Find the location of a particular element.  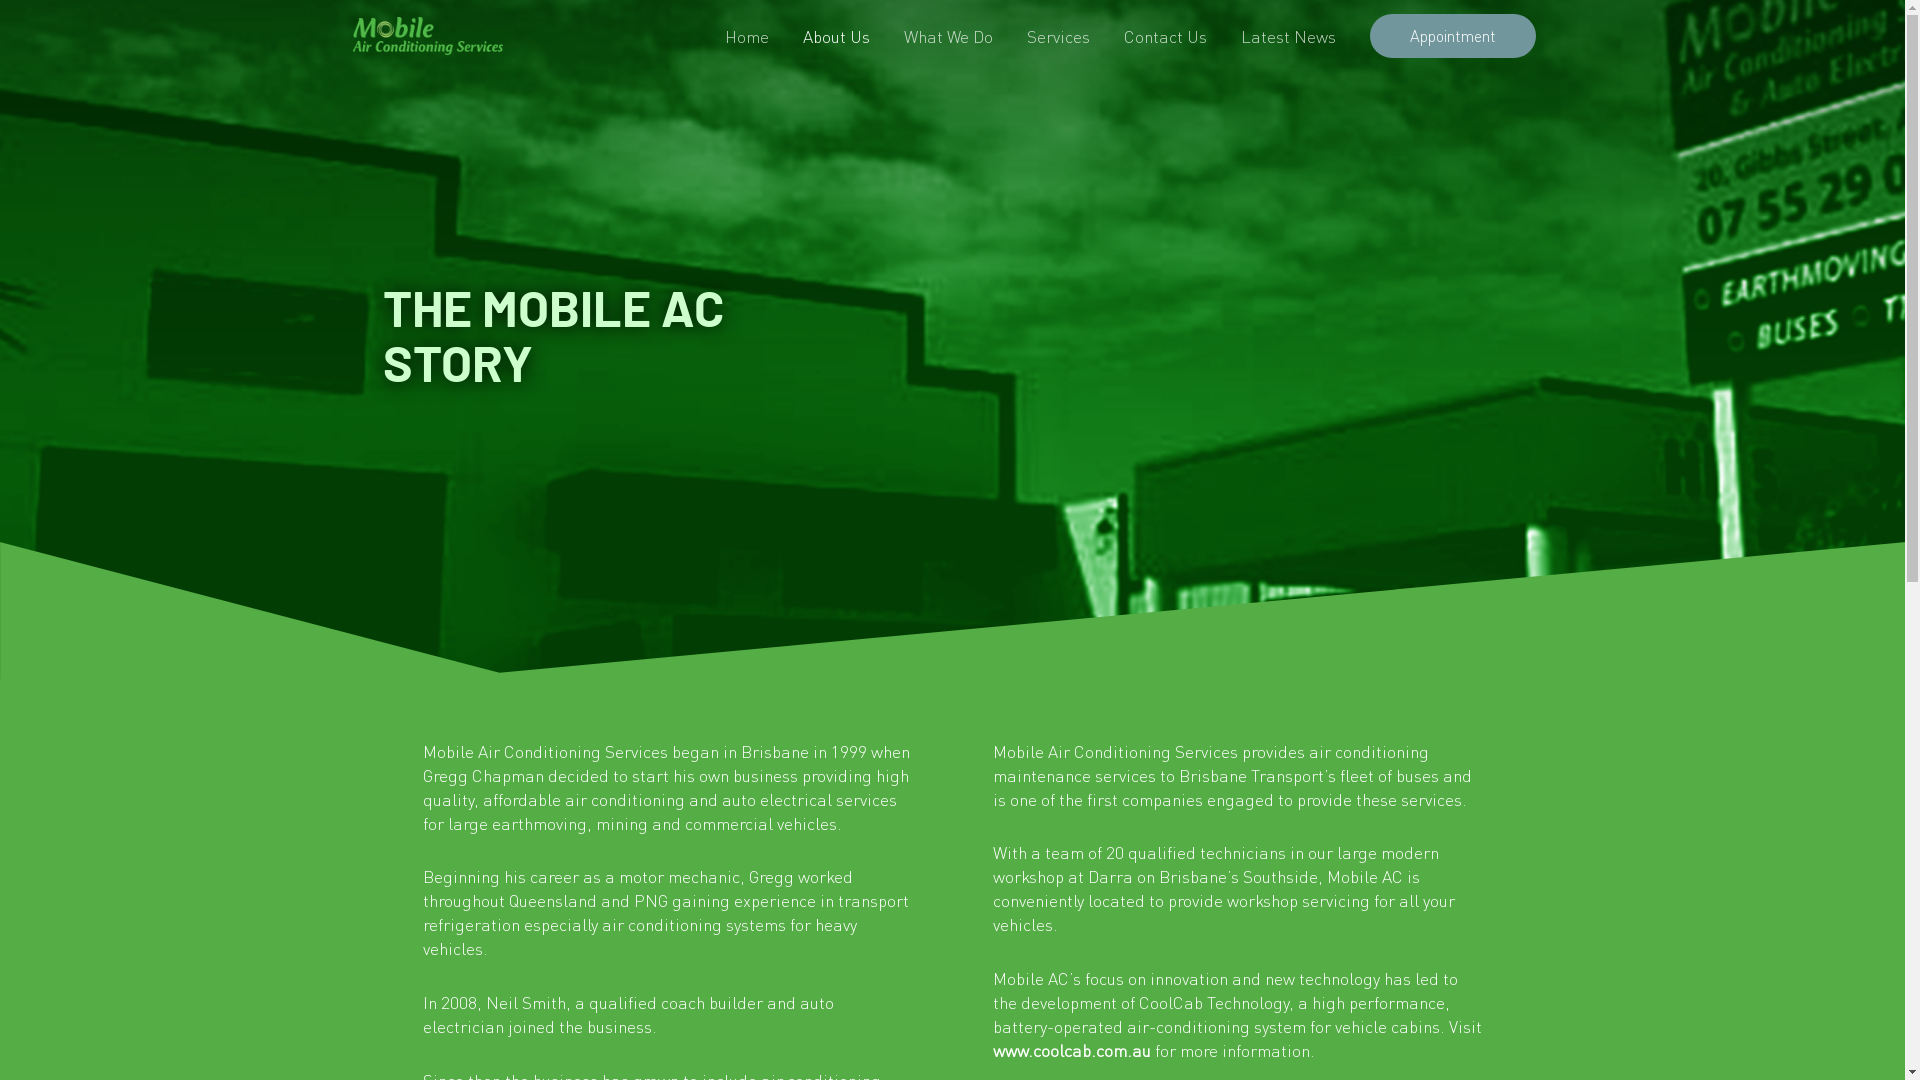

'www.coolcab.com.au' is located at coordinates (1069, 1048).